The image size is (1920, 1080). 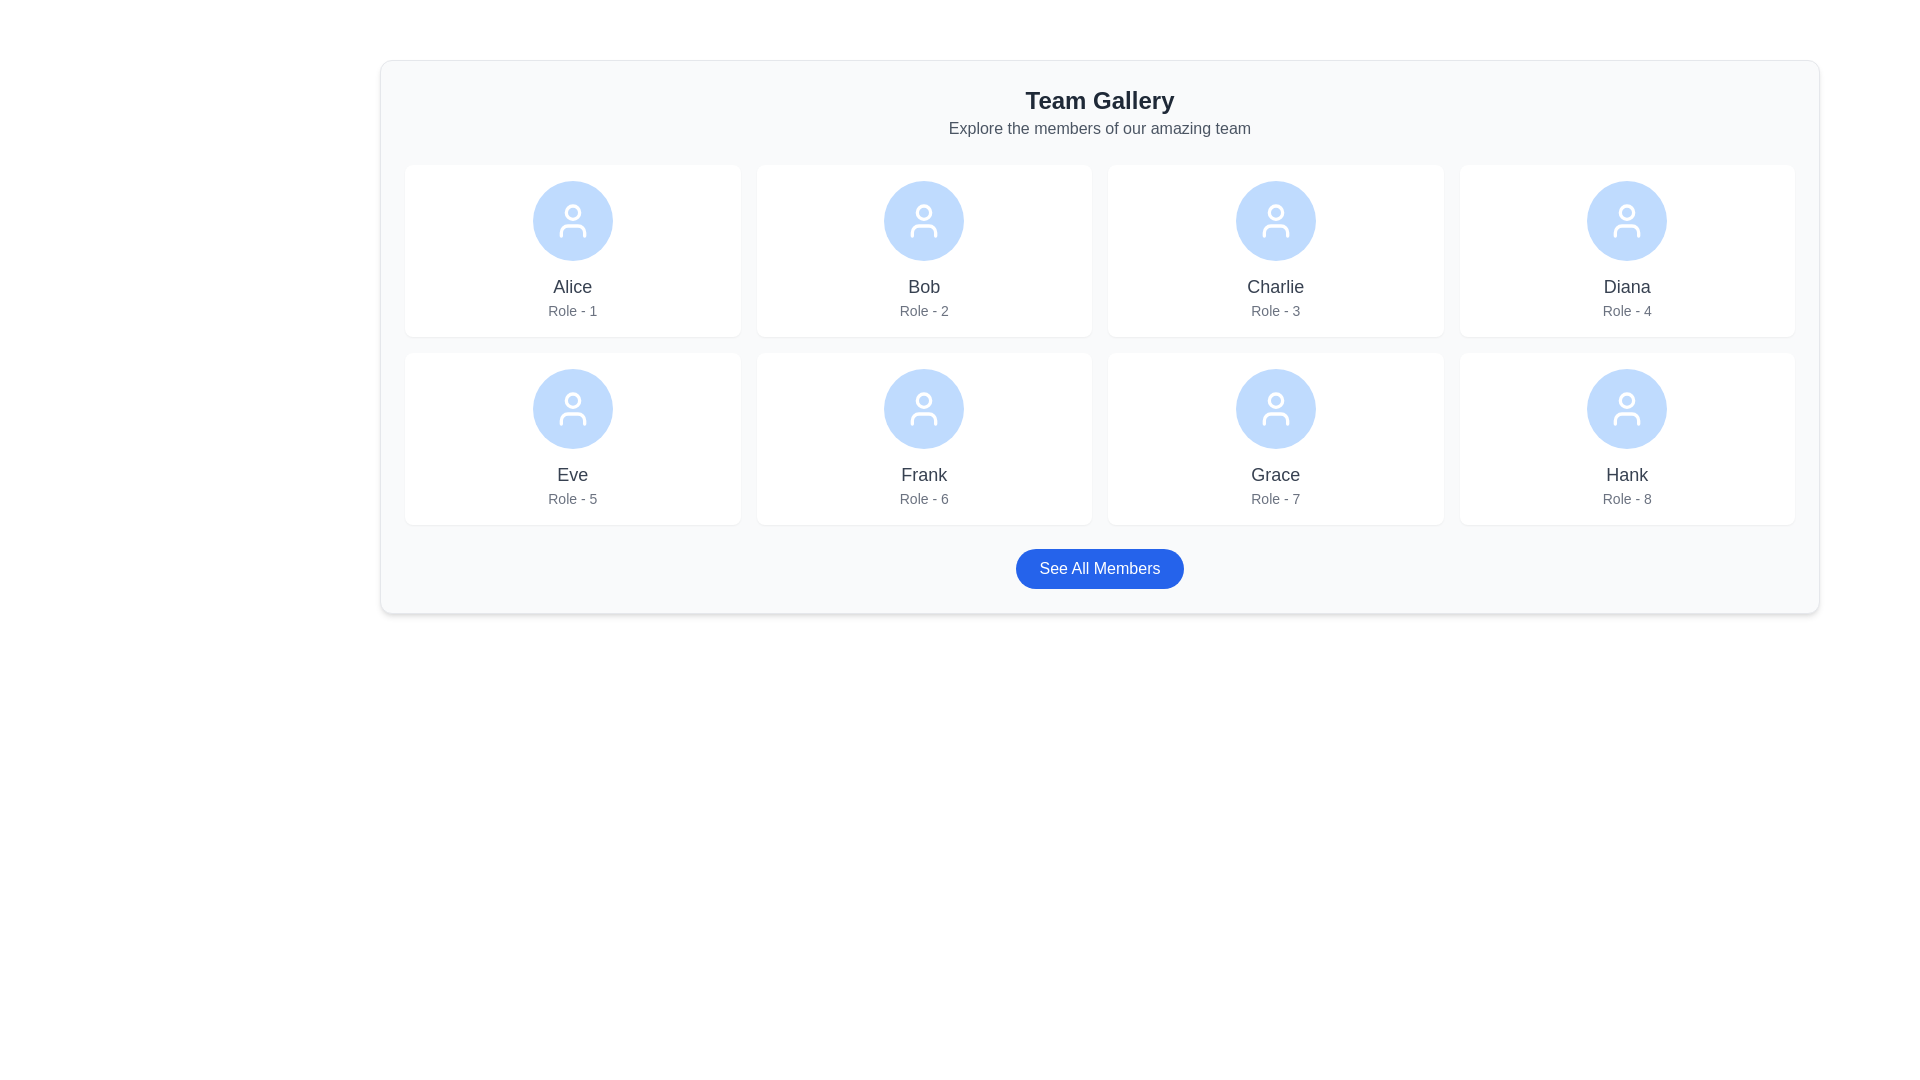 I want to click on the button with rounded corners and blue background labeled 'See All Members' located at the bottom center of the layout, so click(x=1098, y=569).